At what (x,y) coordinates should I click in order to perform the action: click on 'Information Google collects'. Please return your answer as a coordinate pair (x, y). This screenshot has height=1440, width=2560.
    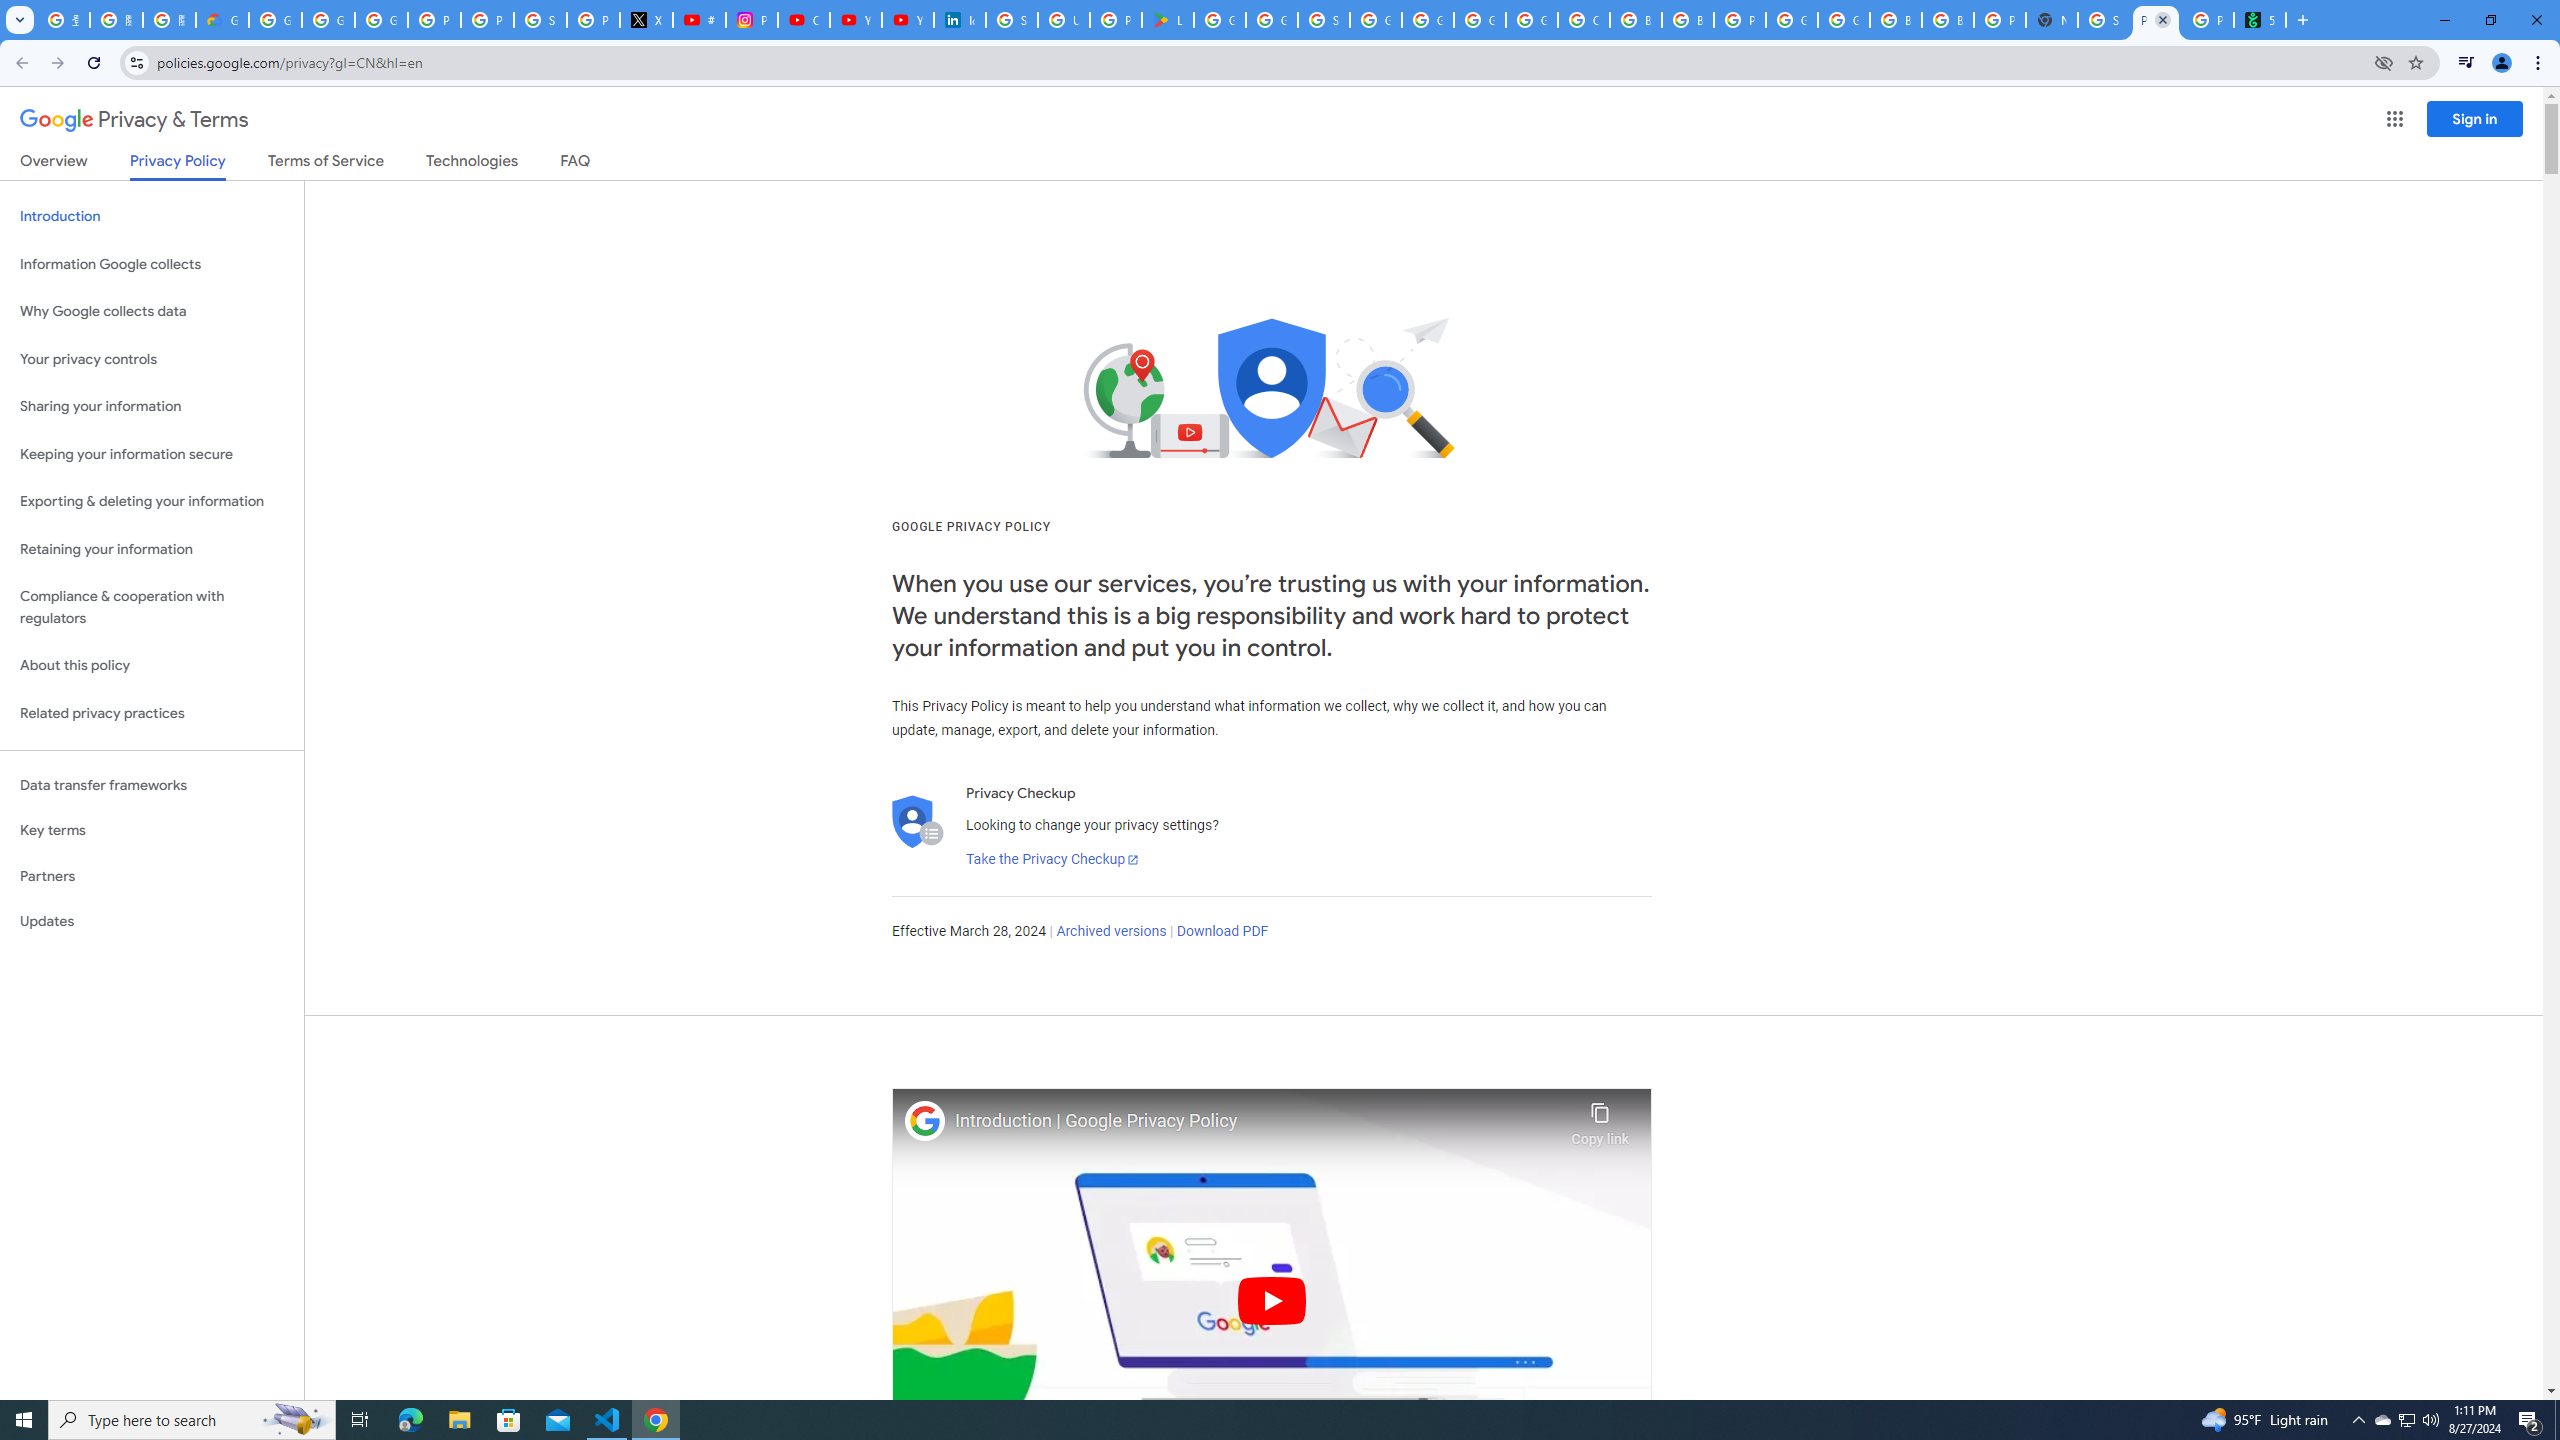
    Looking at the image, I should click on (151, 264).